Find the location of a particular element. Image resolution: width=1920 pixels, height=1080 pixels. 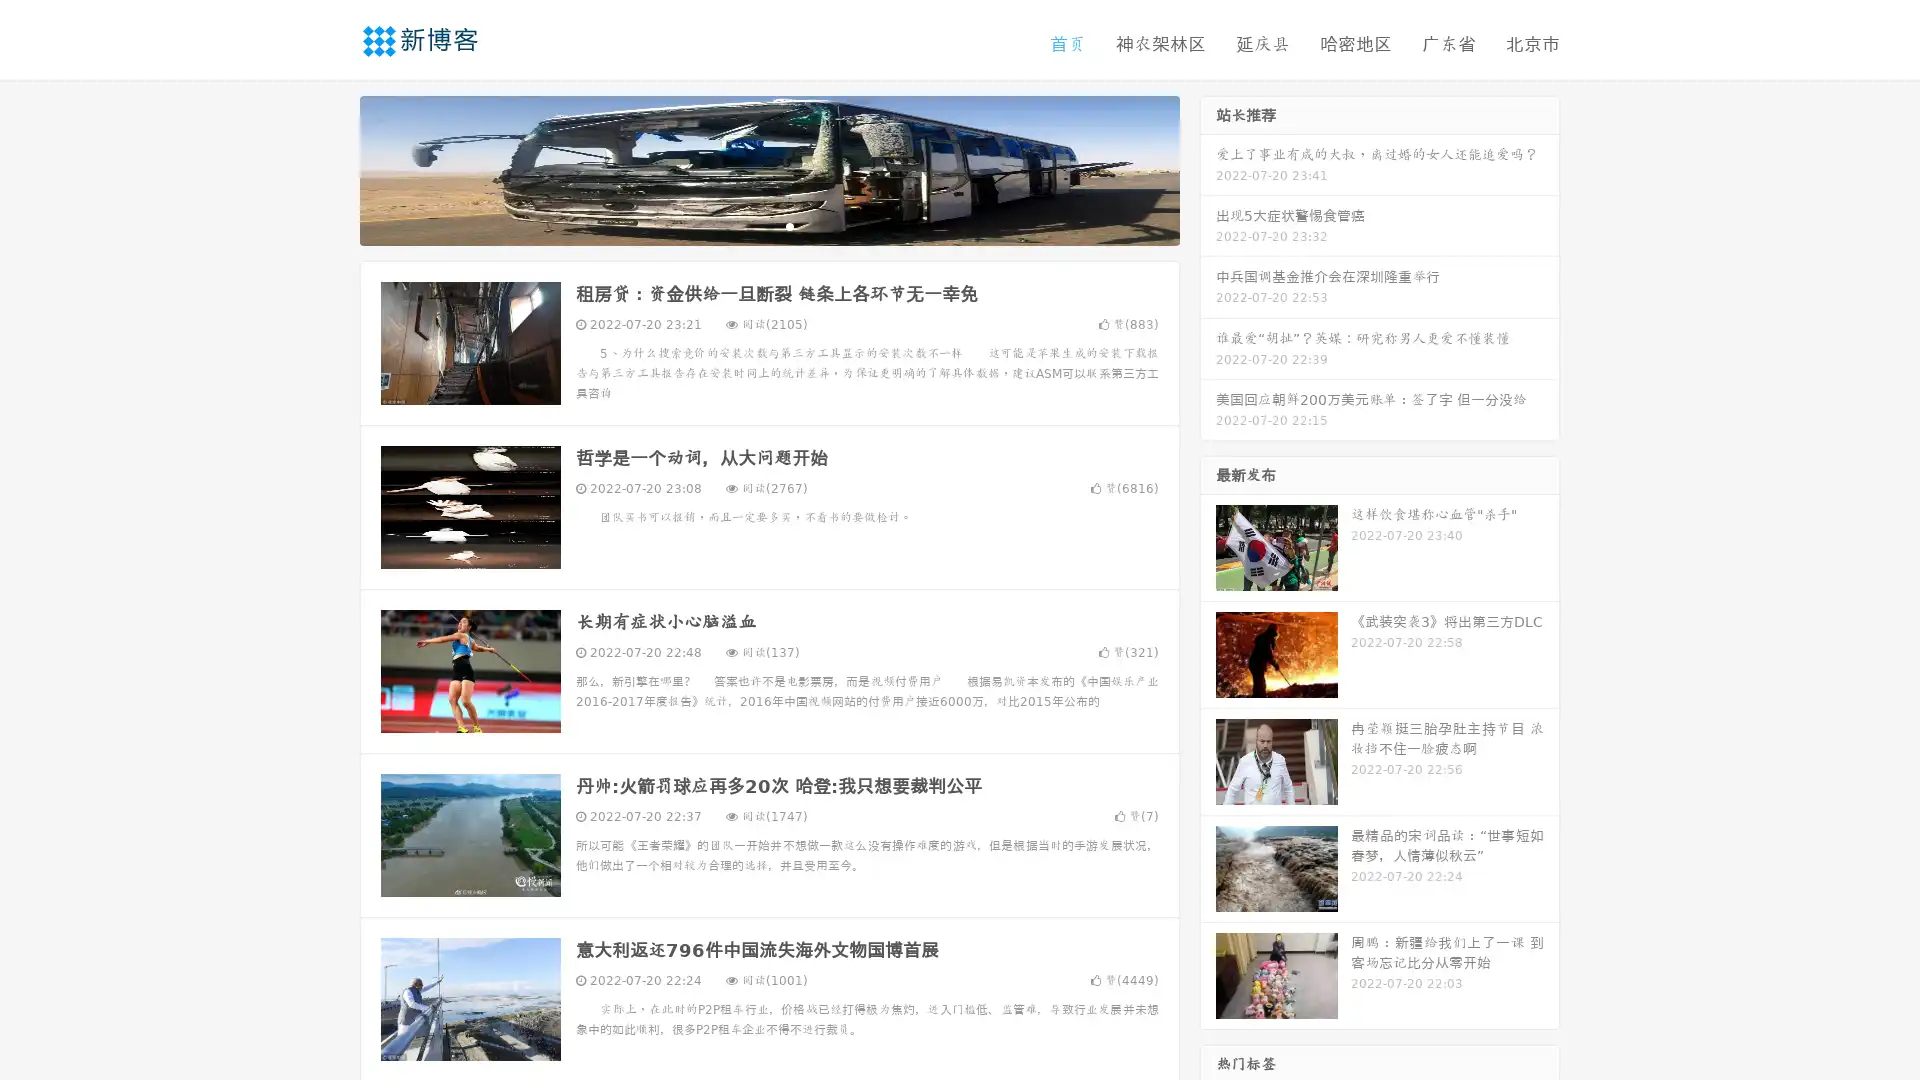

Previous slide is located at coordinates (330, 168).